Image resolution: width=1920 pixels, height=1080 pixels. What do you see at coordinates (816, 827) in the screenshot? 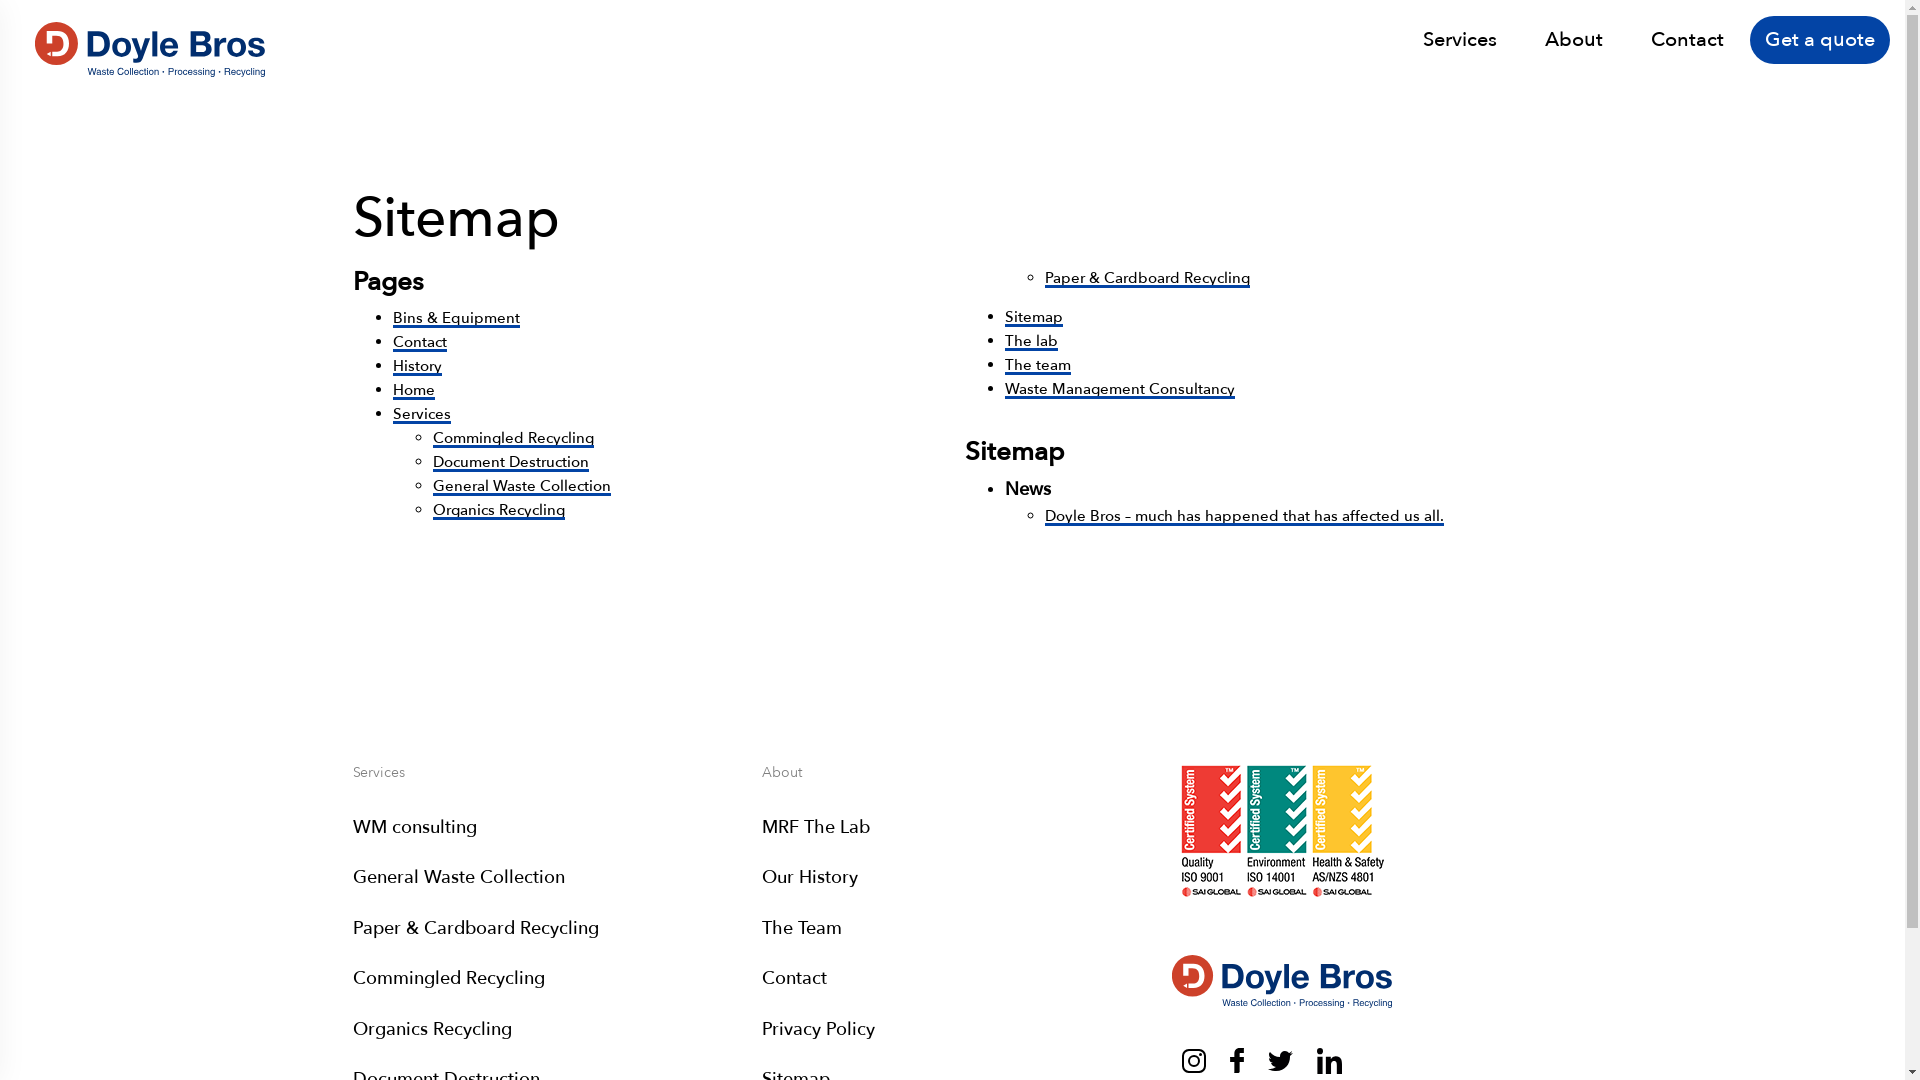
I see `'MRF The Lab'` at bounding box center [816, 827].